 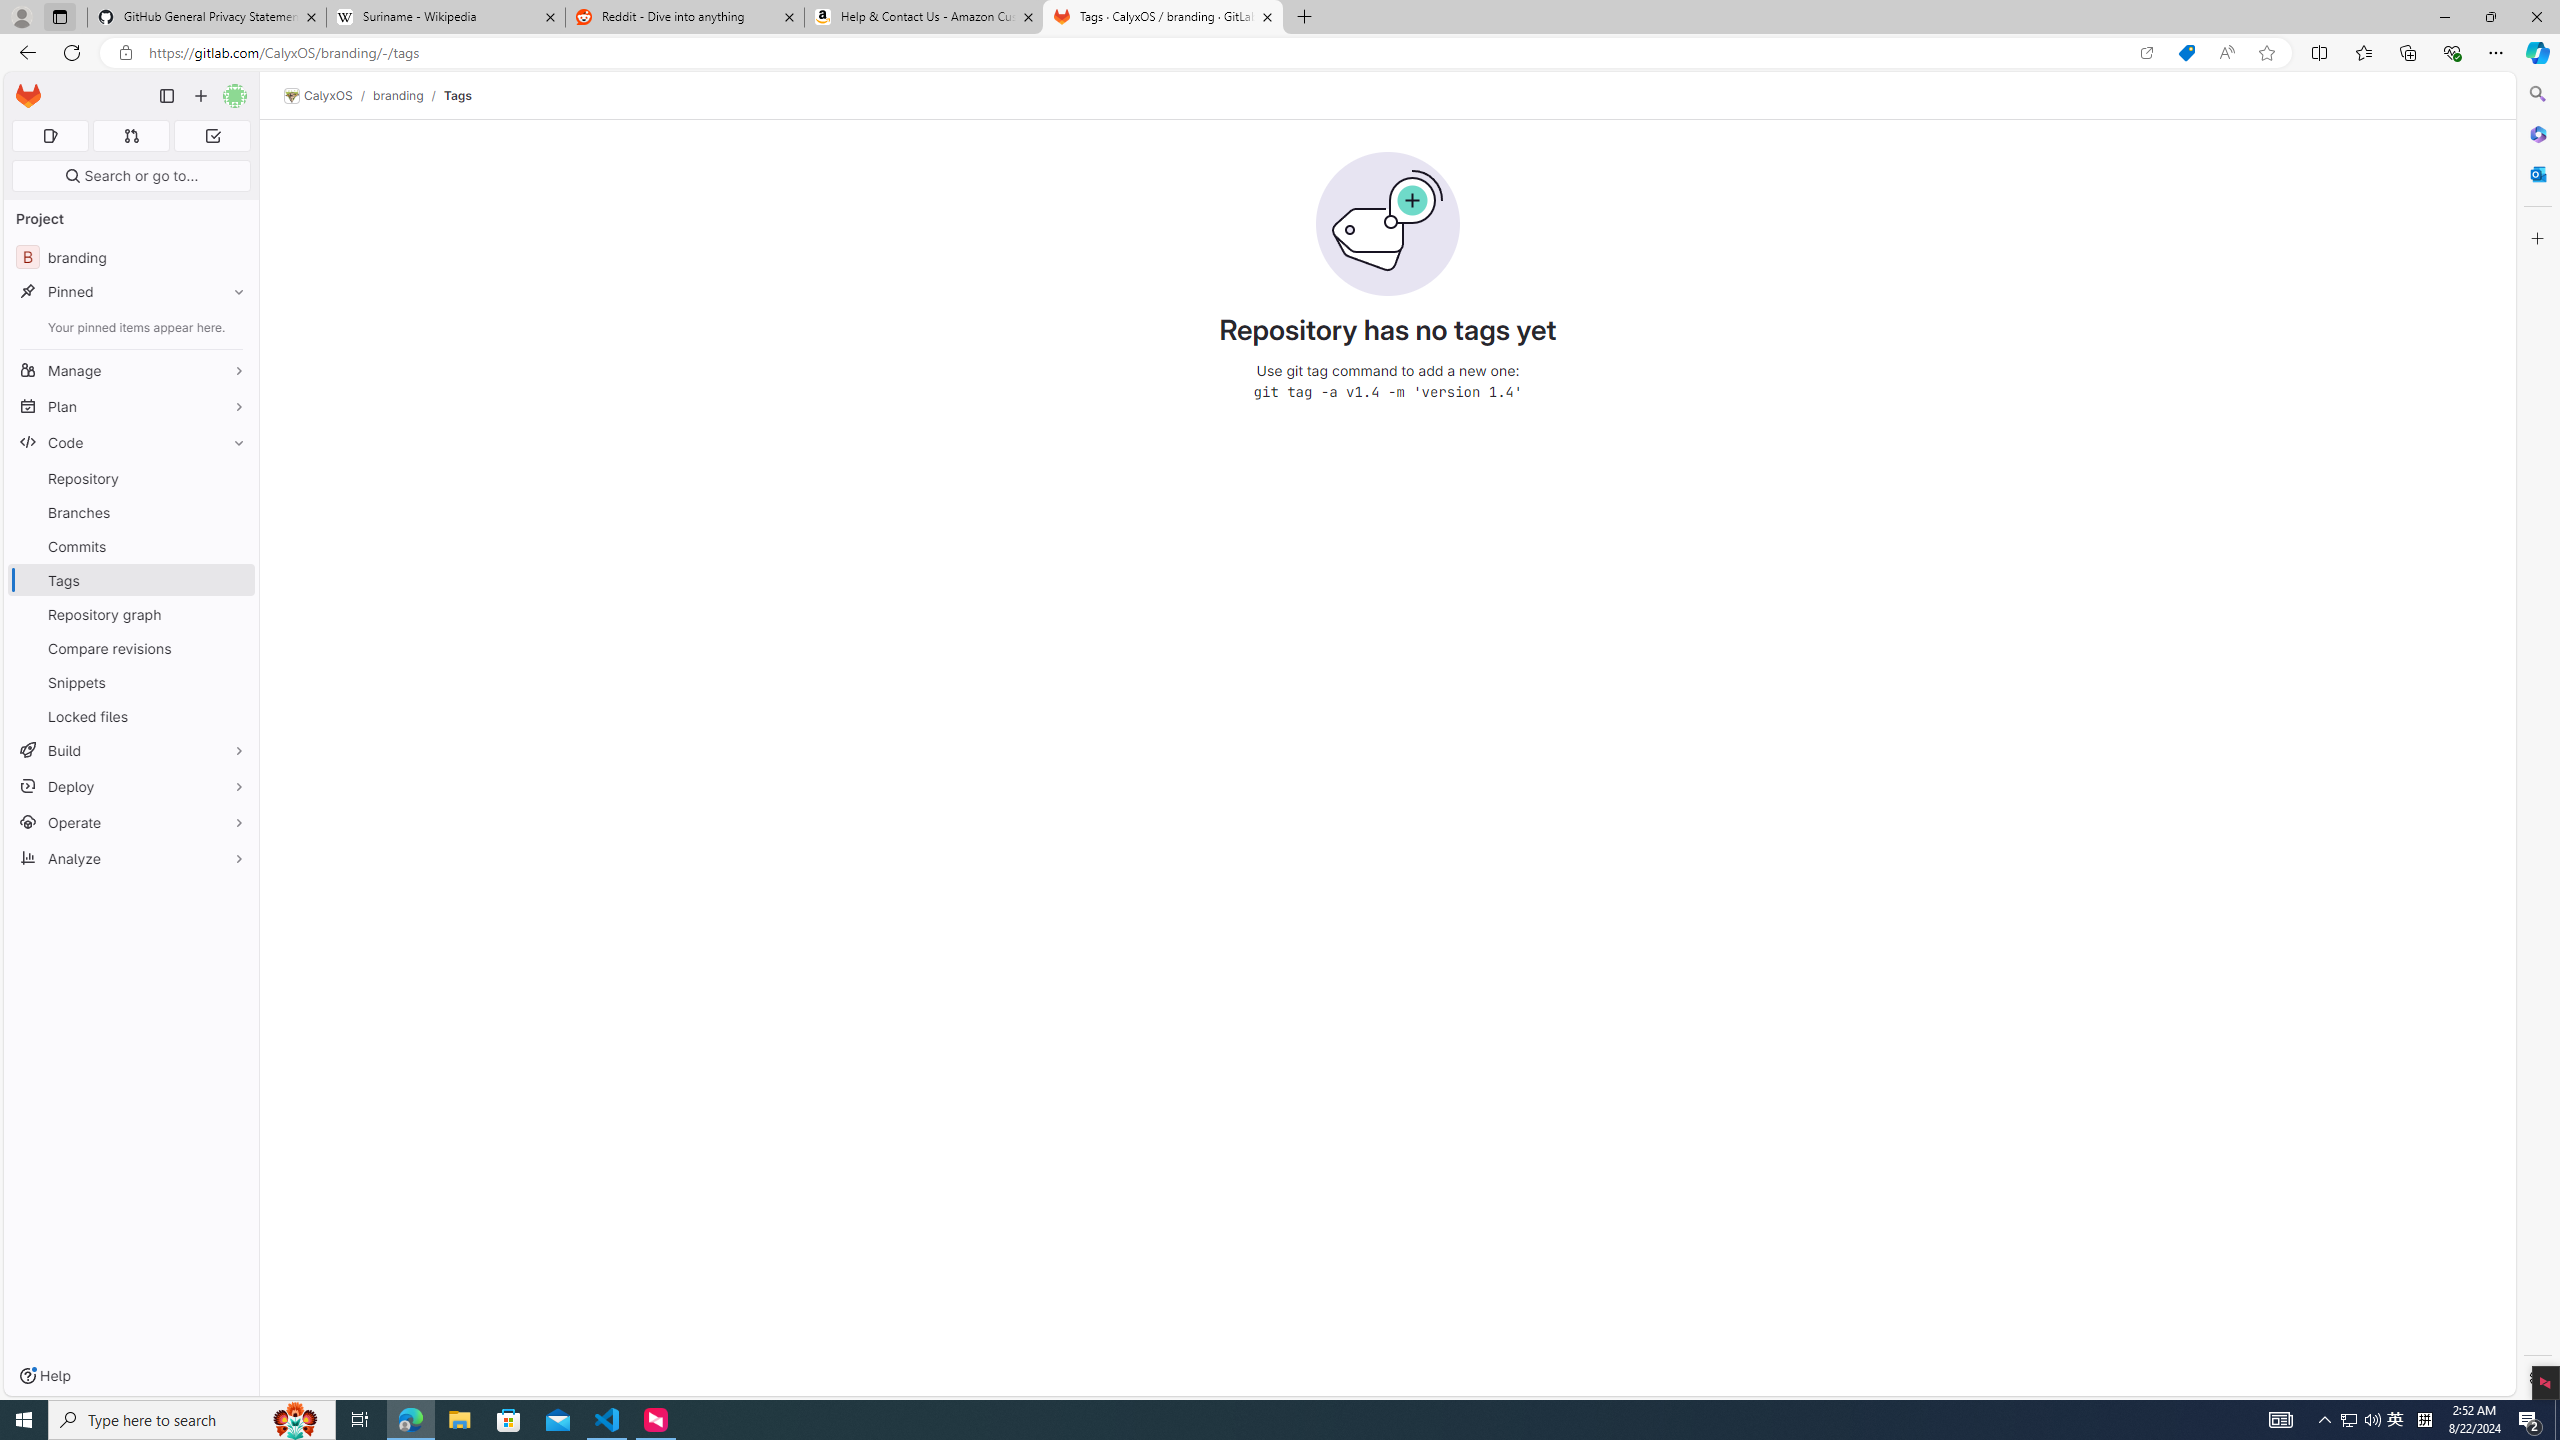 I want to click on 'Deploy', so click(x=130, y=785).